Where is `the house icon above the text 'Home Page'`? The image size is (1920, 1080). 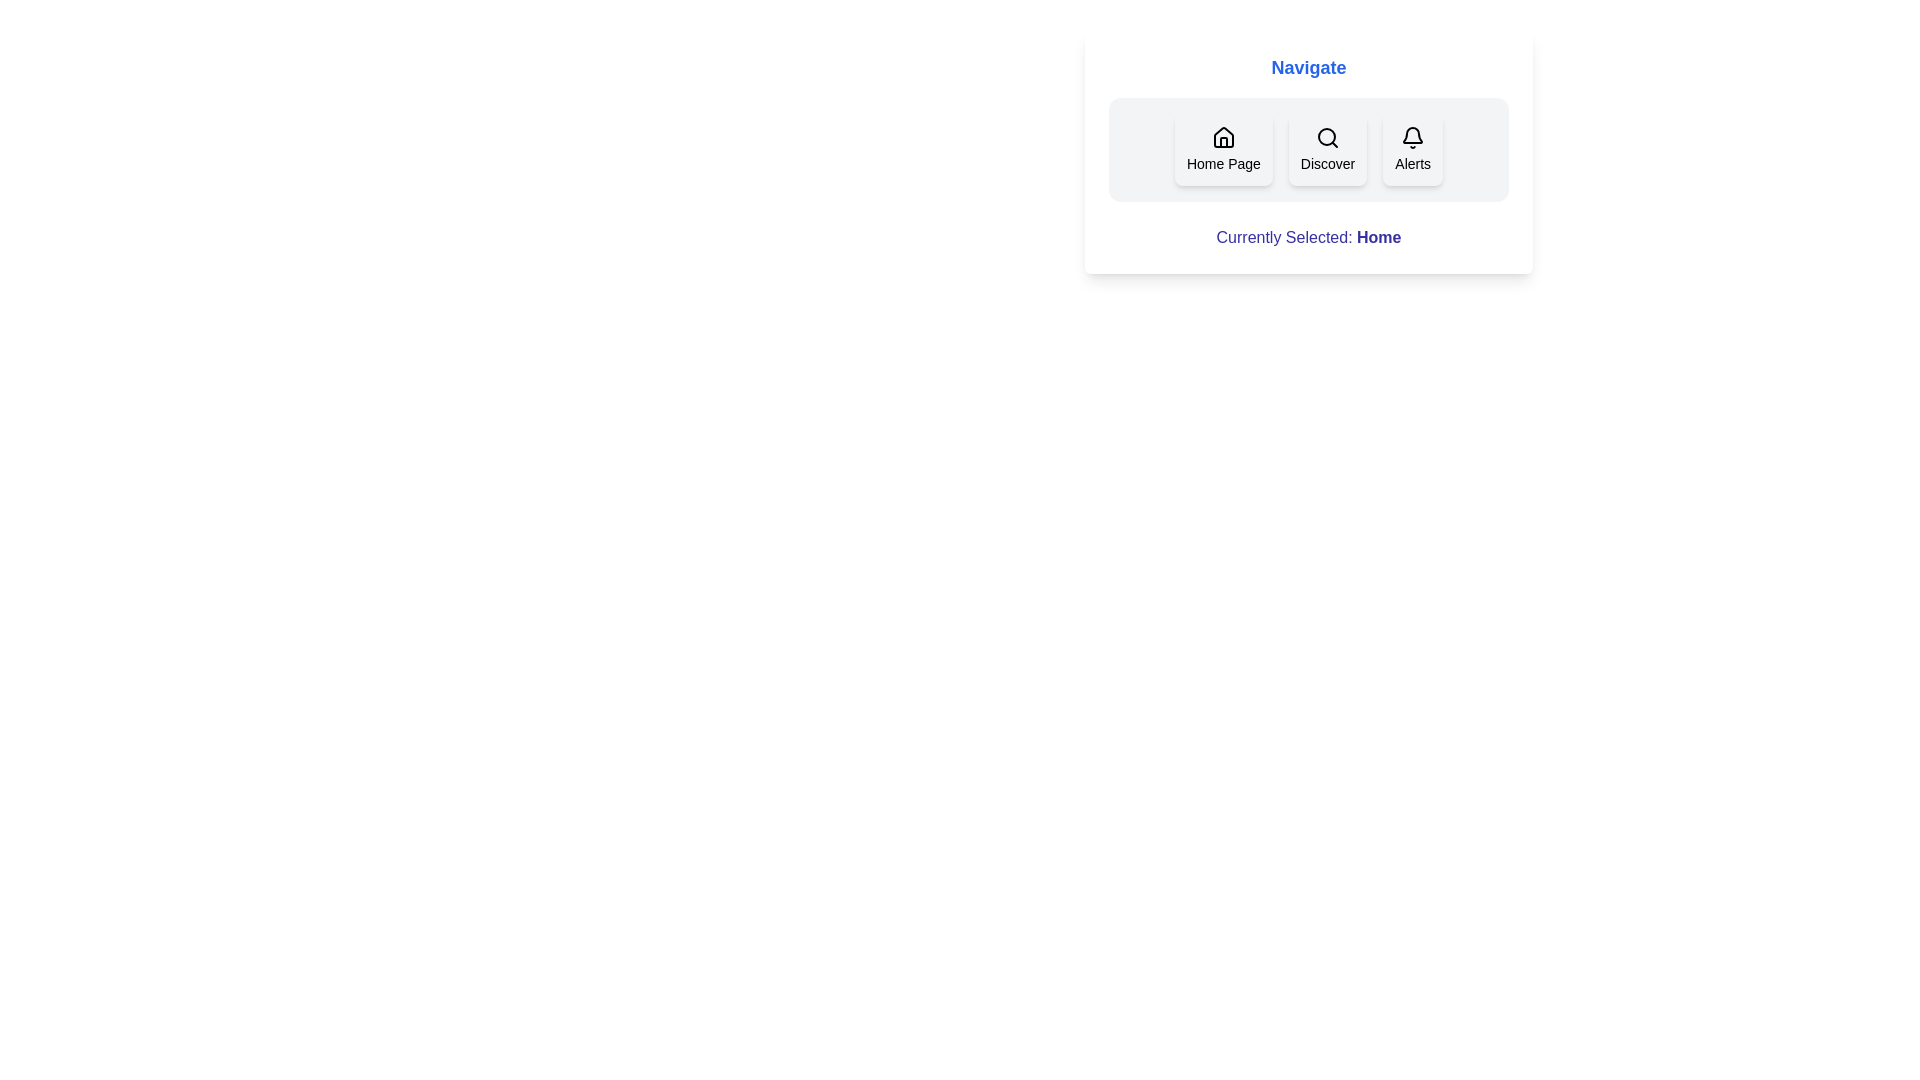 the house icon above the text 'Home Page' is located at coordinates (1222, 137).